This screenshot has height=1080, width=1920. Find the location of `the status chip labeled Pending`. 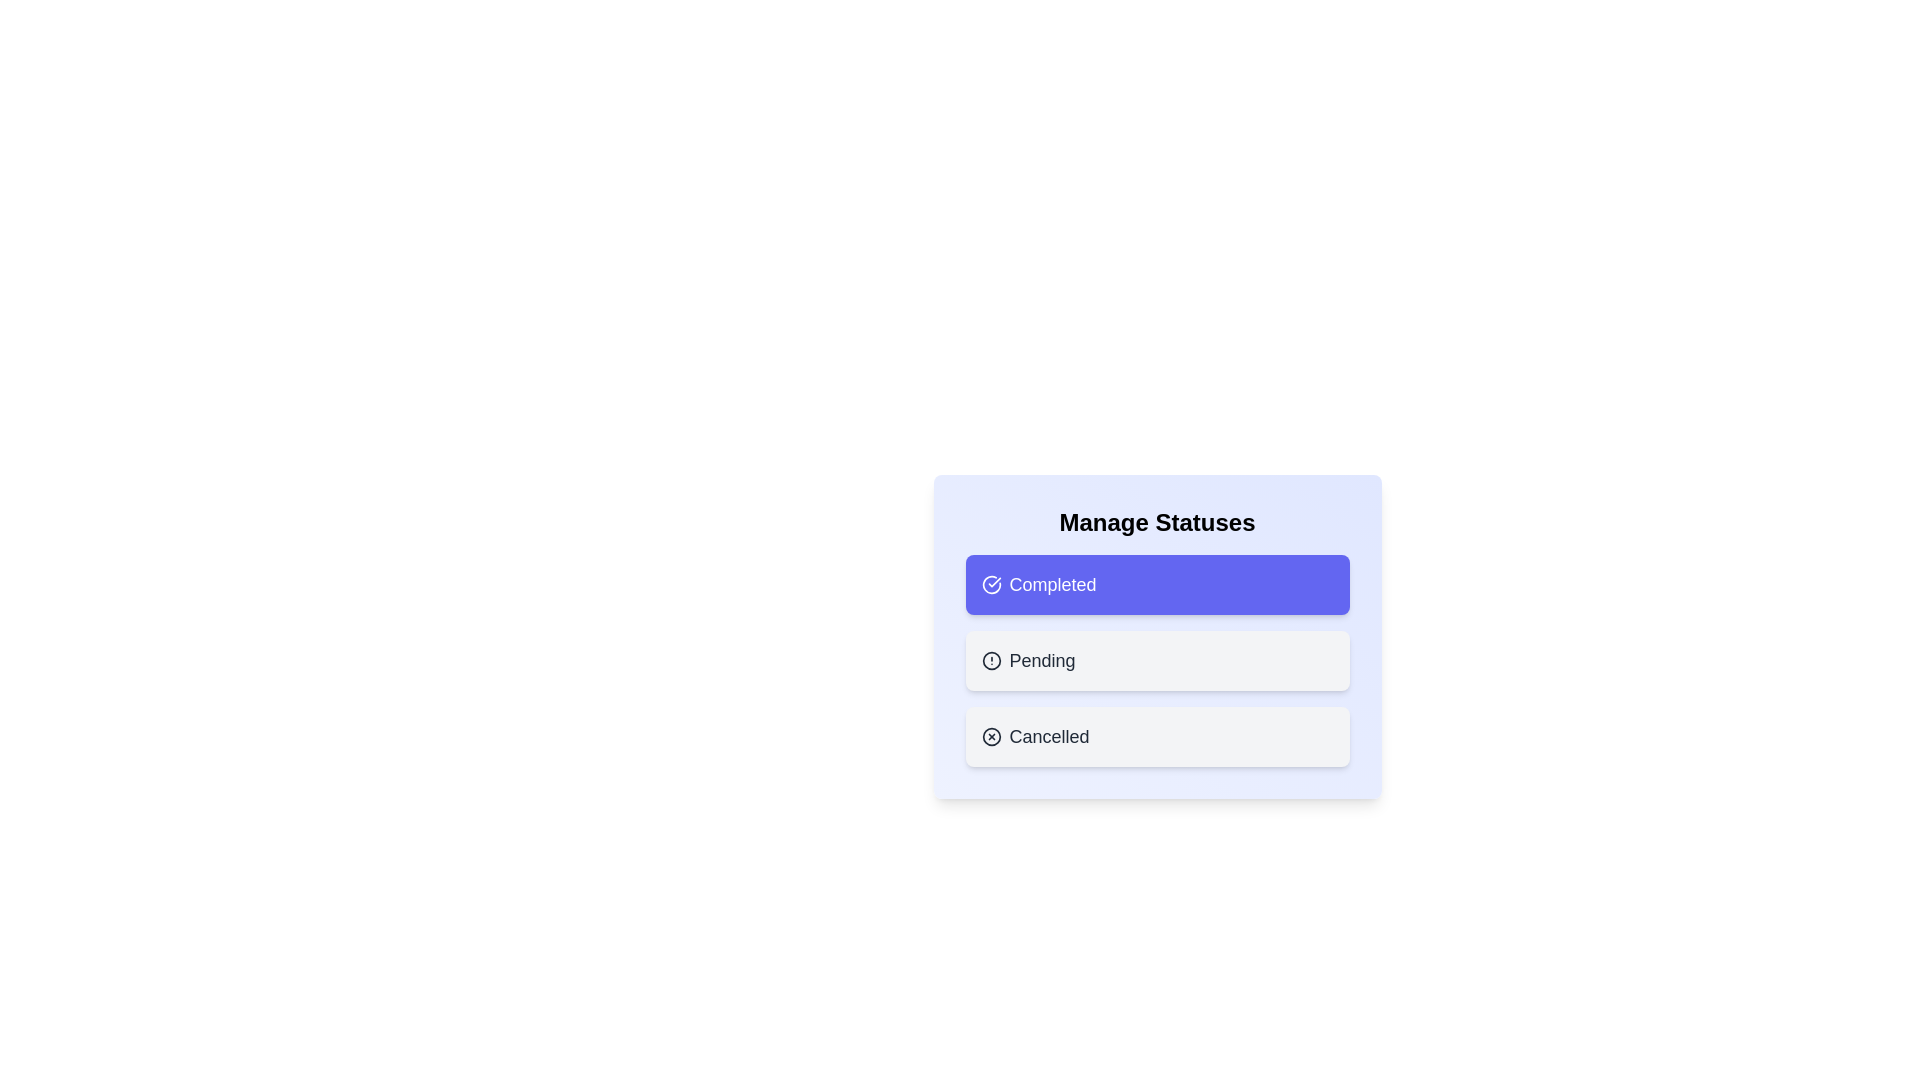

the status chip labeled Pending is located at coordinates (1157, 660).